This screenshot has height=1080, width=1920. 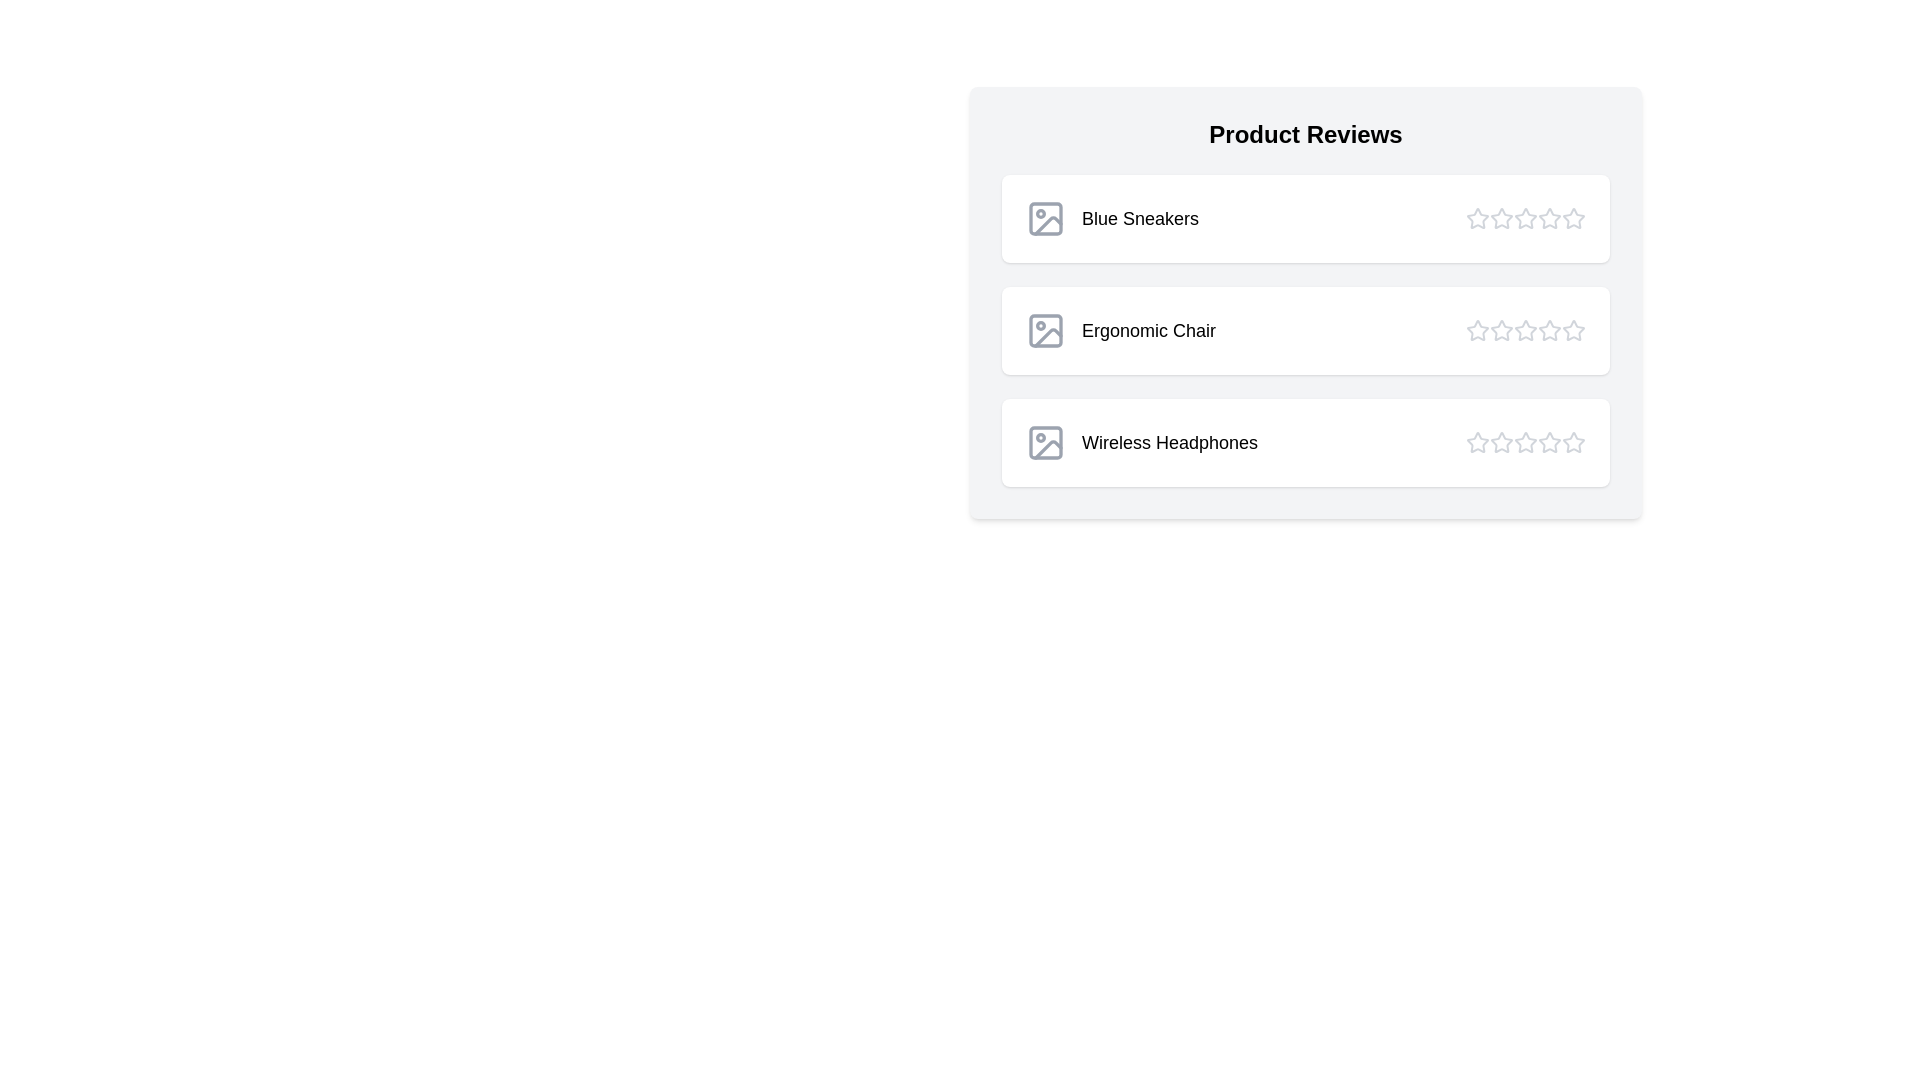 What do you see at coordinates (1170, 442) in the screenshot?
I see `the product name Wireless Headphones to interact with it` at bounding box center [1170, 442].